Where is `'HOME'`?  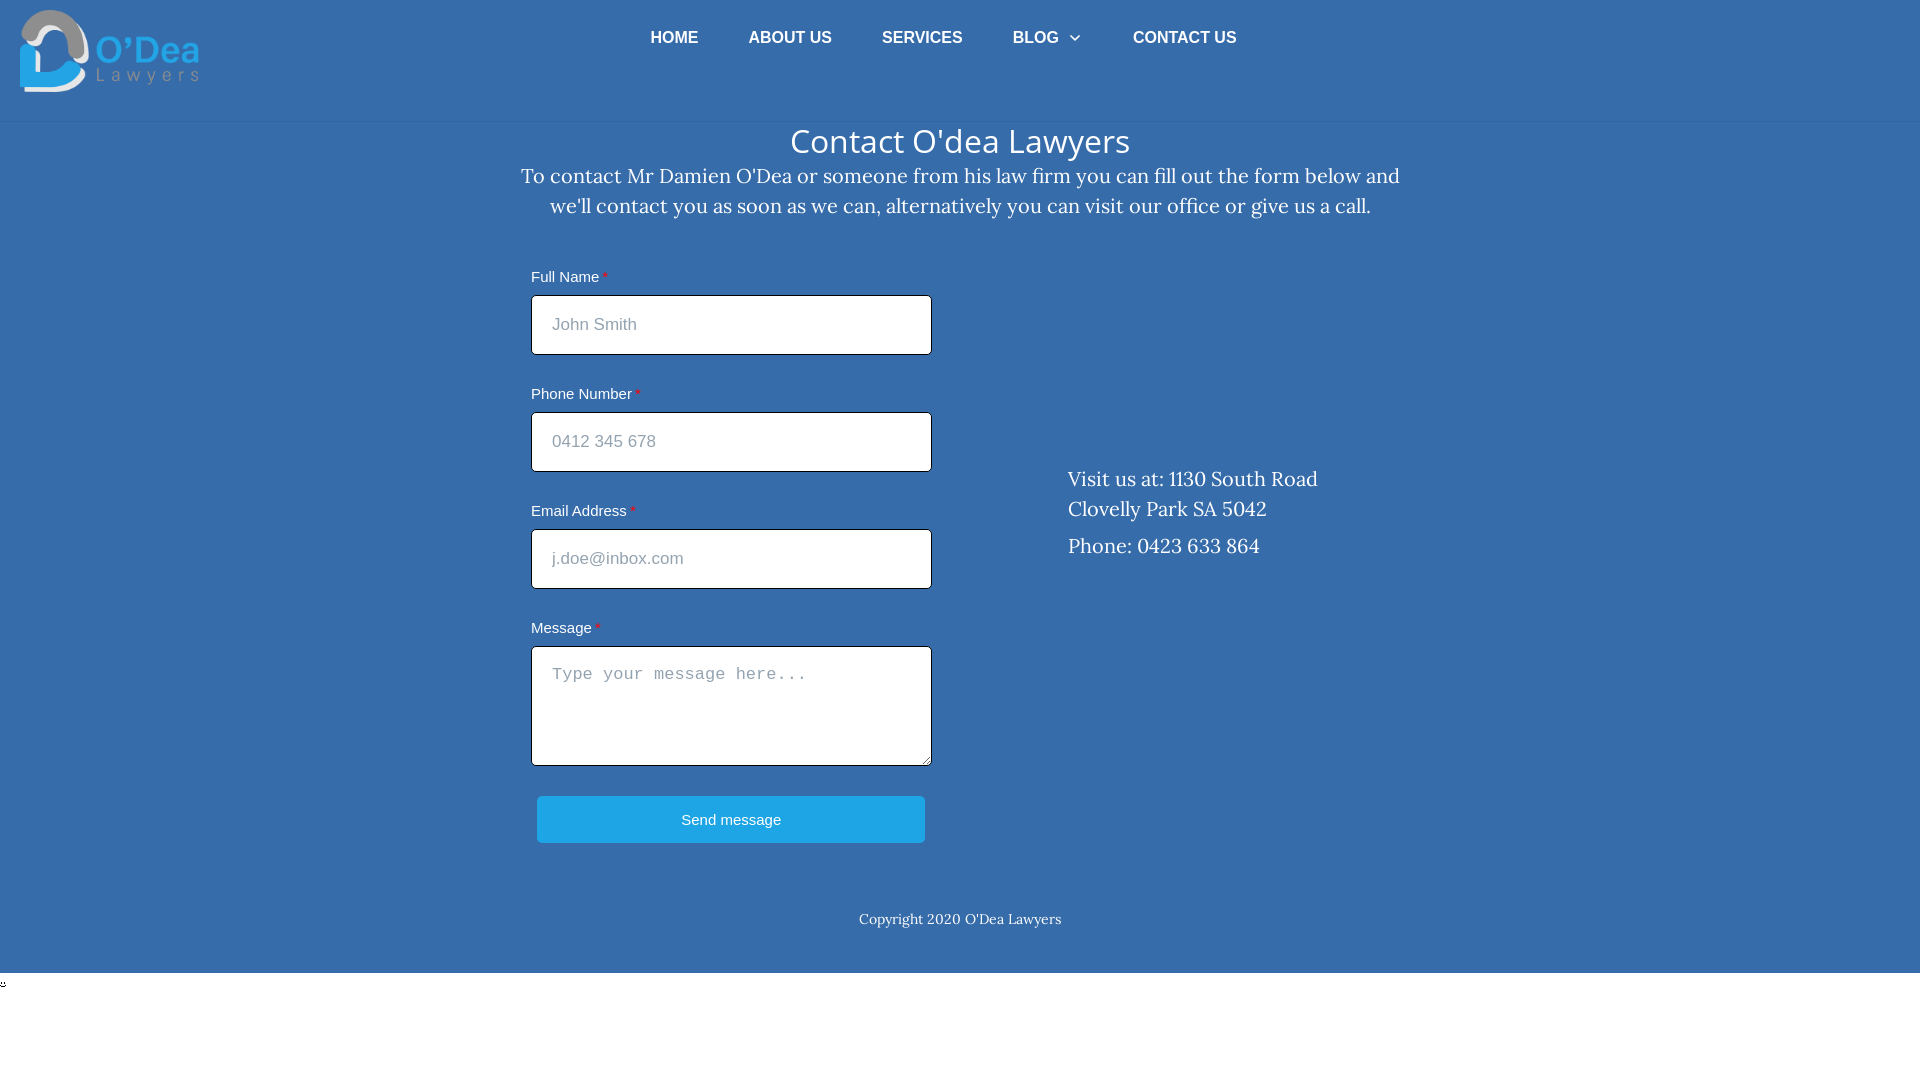 'HOME' is located at coordinates (673, 38).